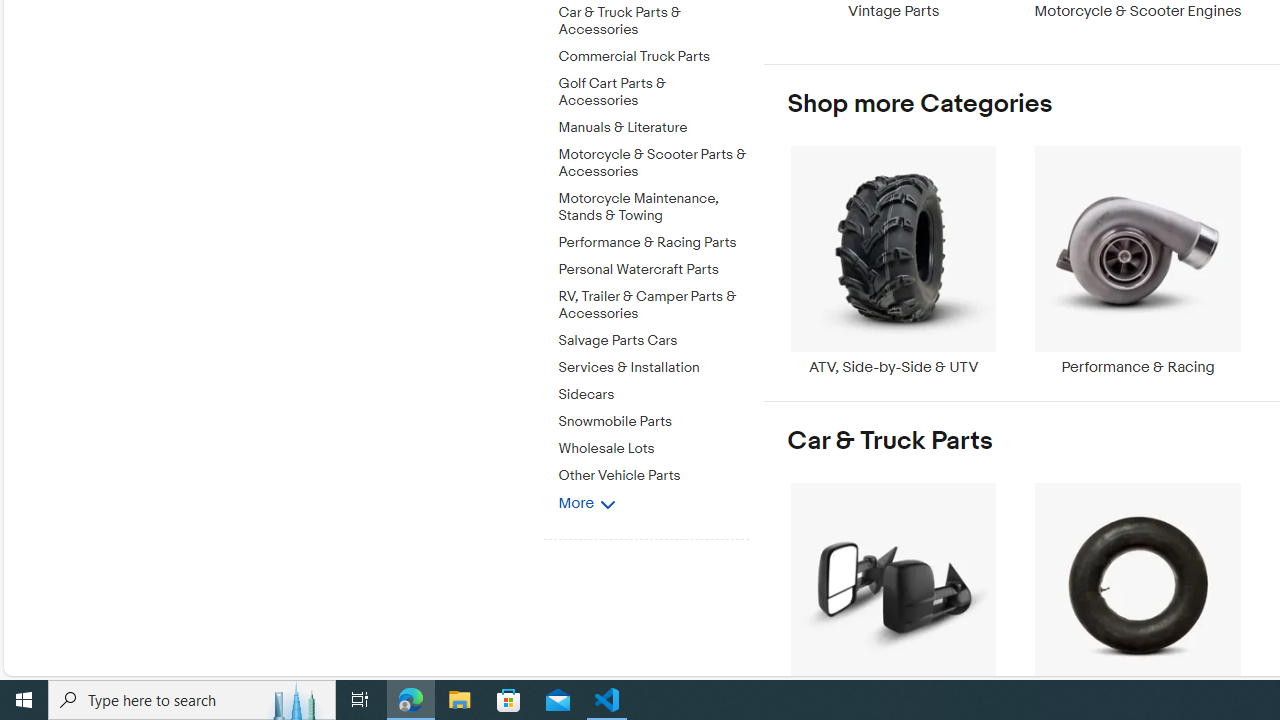  Describe the element at coordinates (653, 242) in the screenshot. I see `'Performance & Racing Parts'` at that location.